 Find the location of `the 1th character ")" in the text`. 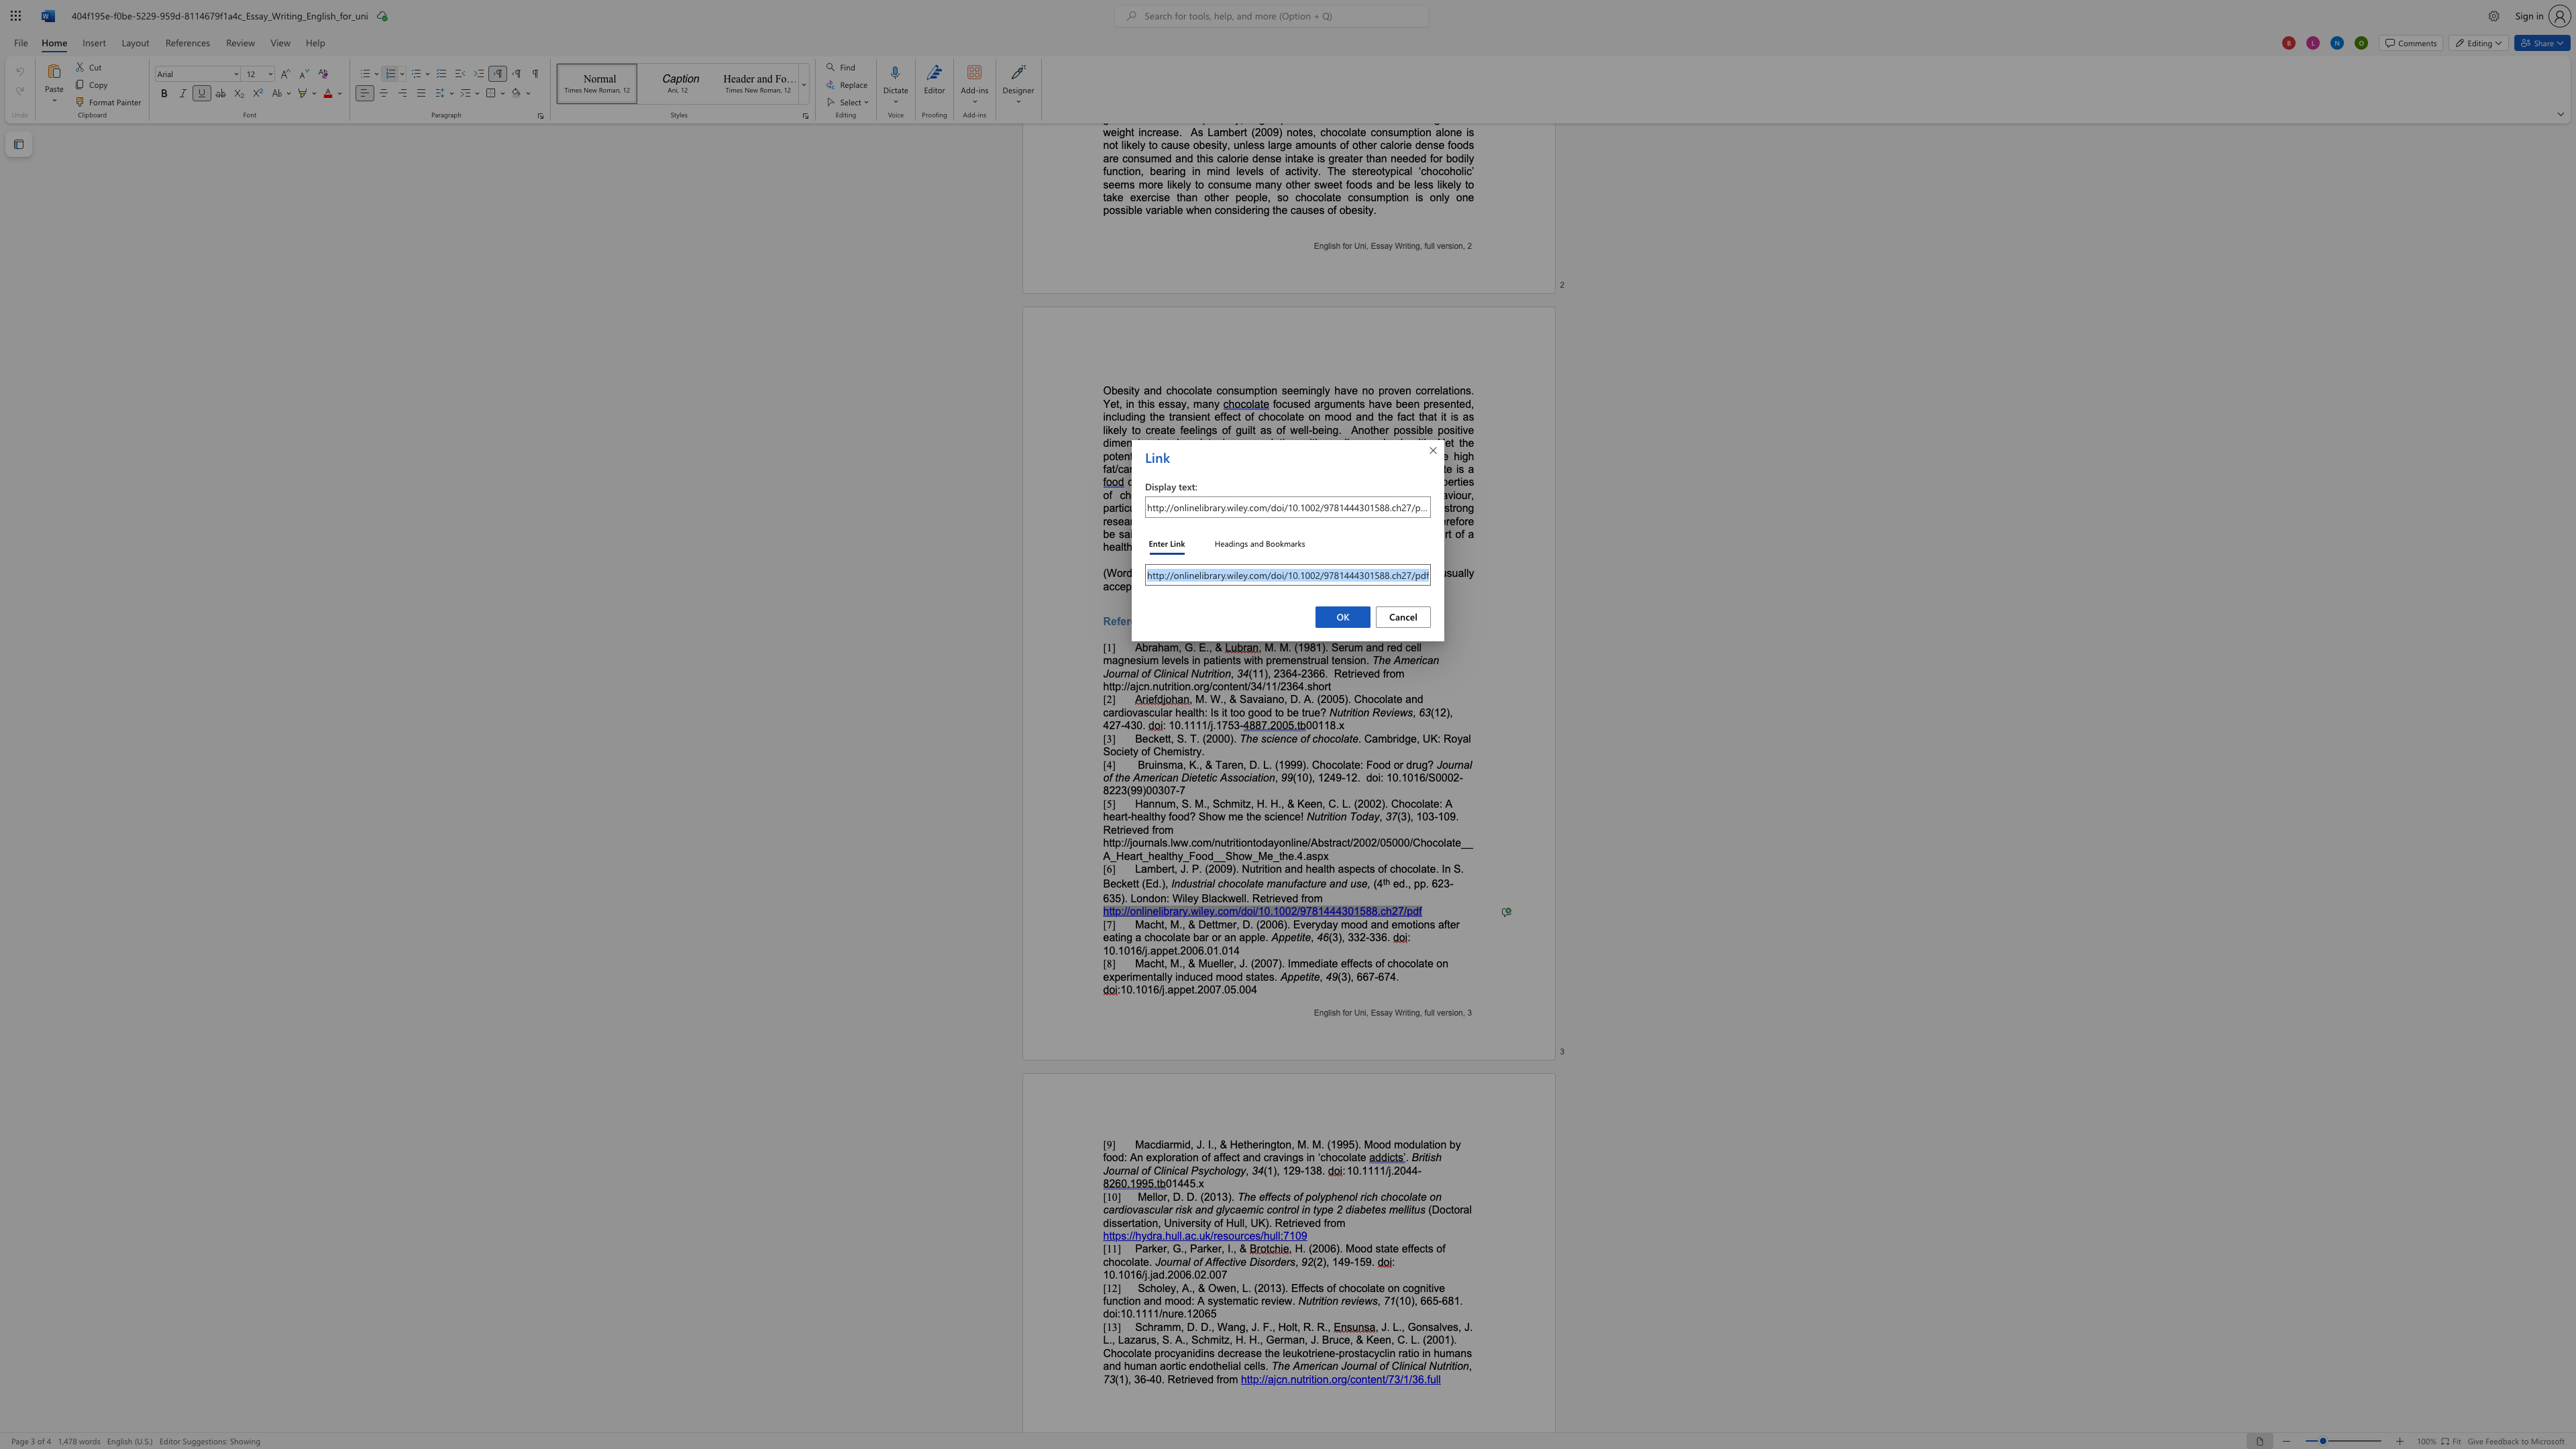

the 1th character ")" in the text is located at coordinates (1348, 977).